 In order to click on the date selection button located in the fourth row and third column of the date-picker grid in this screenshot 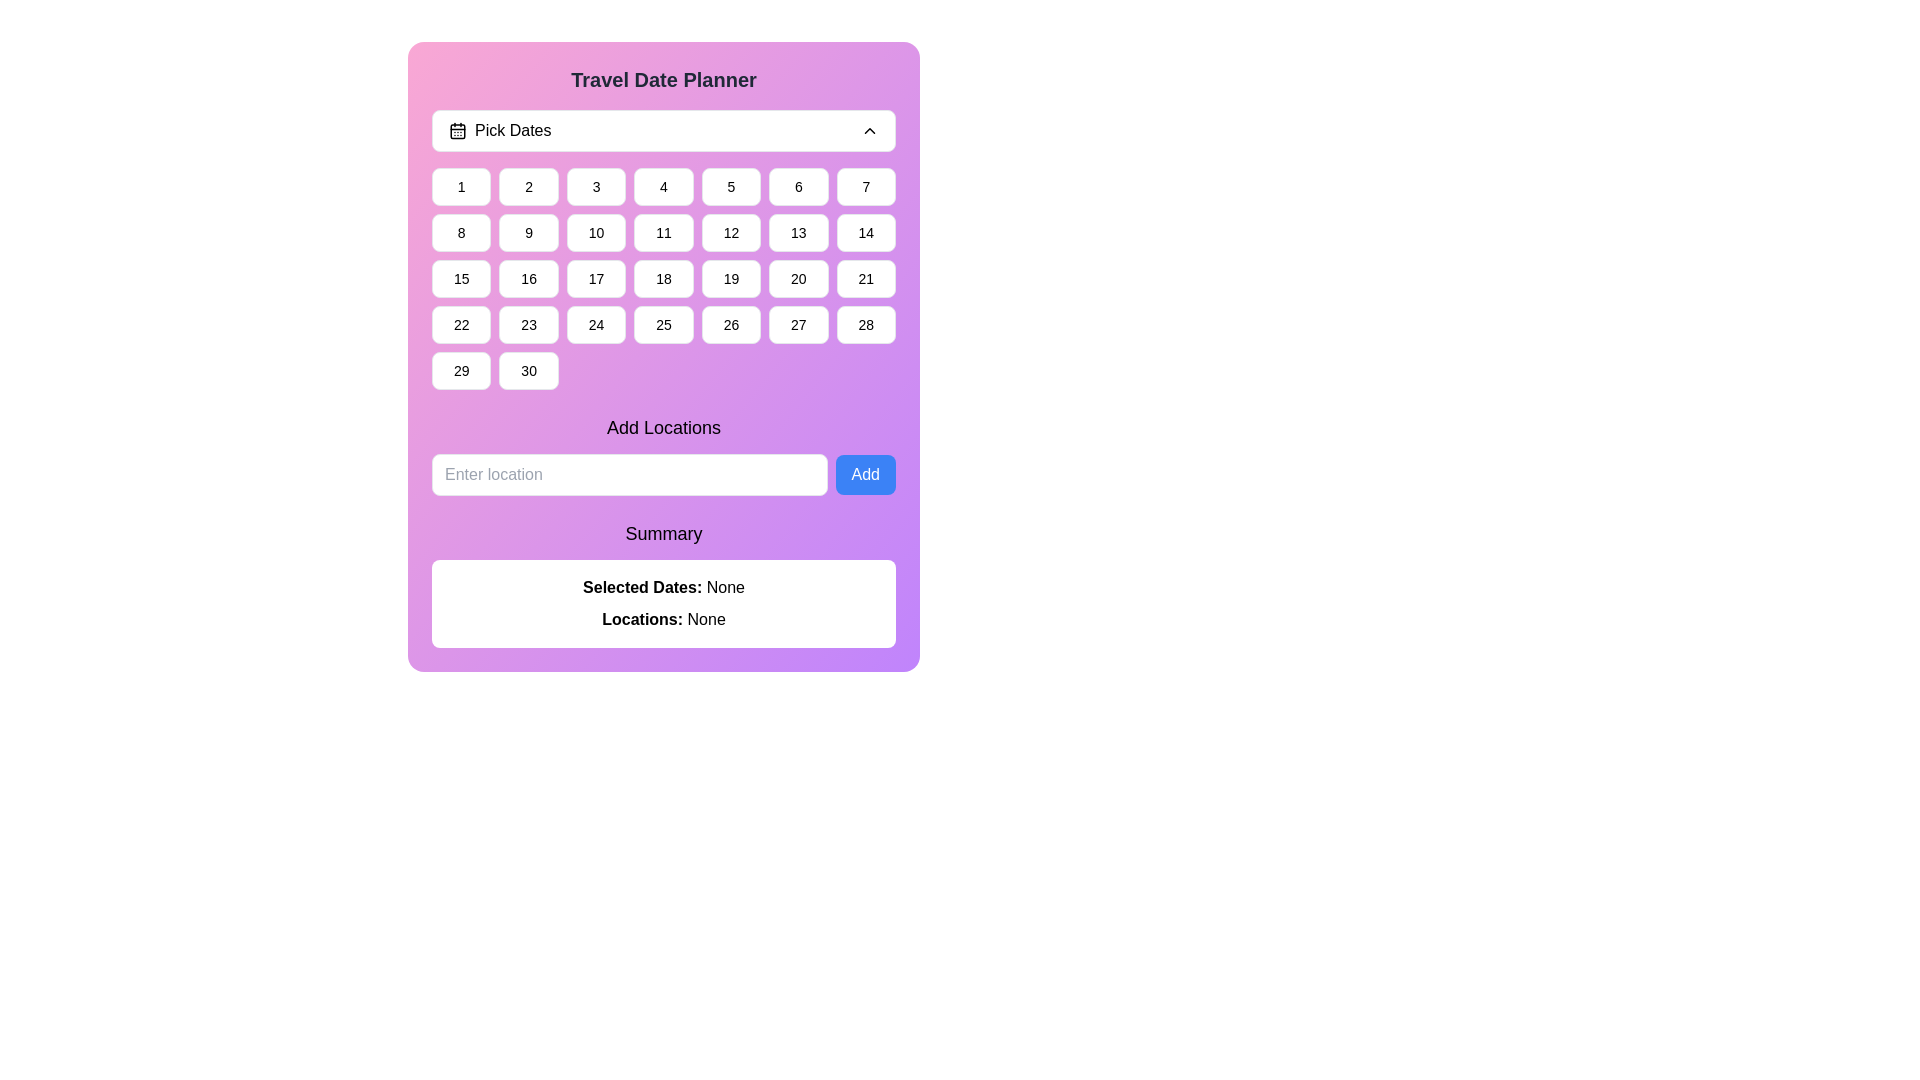, I will do `click(595, 323)`.